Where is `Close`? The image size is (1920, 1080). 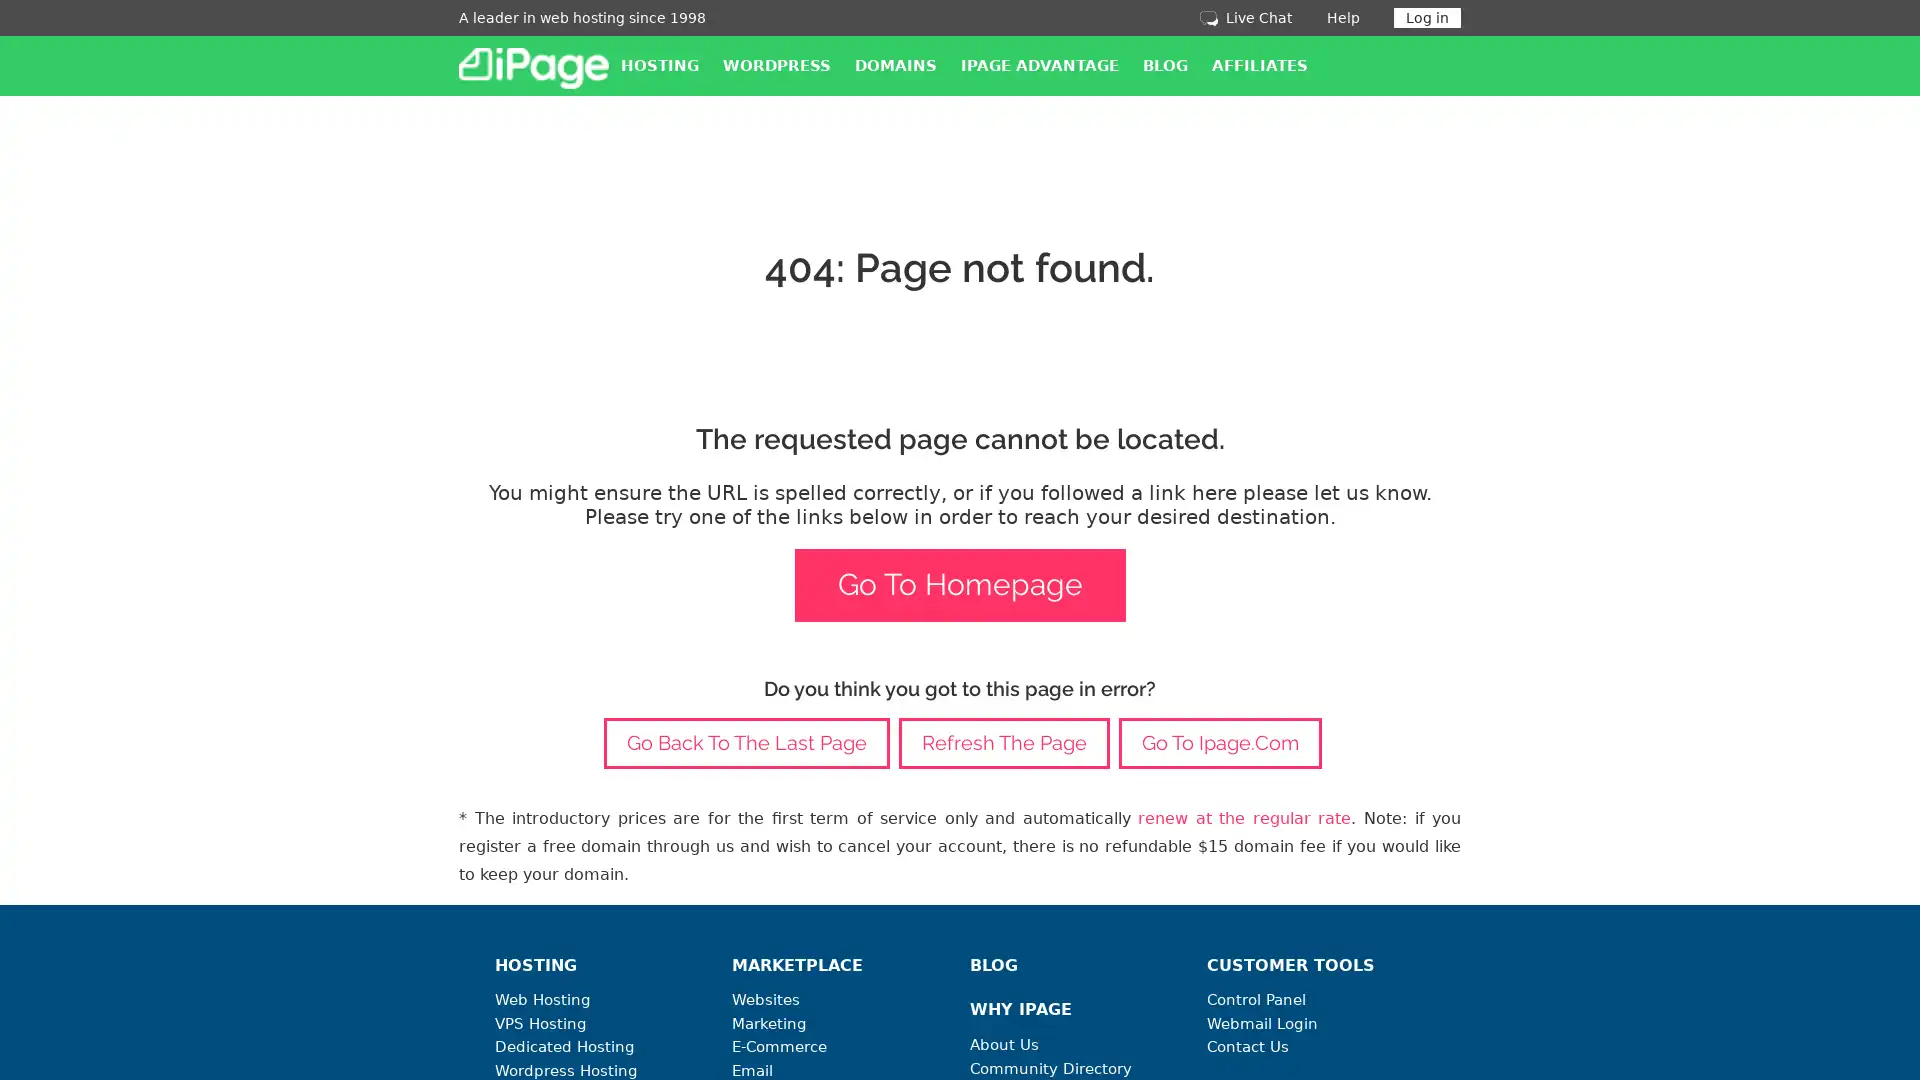 Close is located at coordinates (365, 753).